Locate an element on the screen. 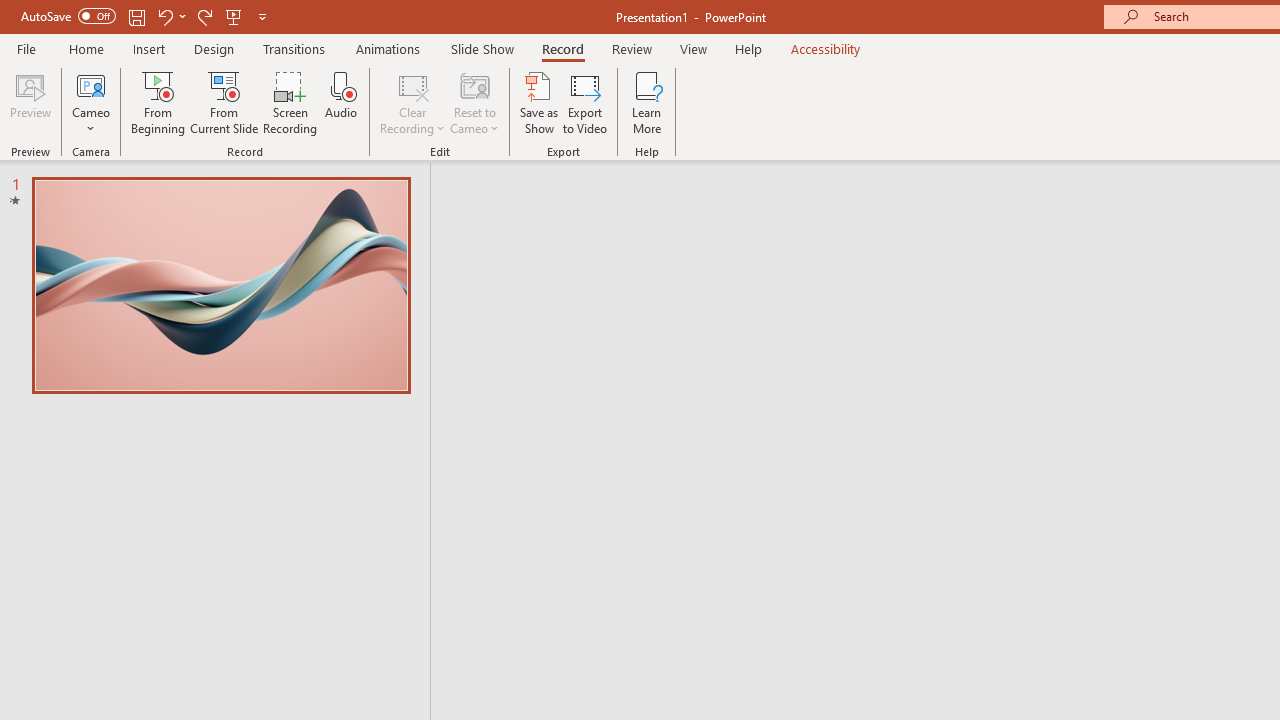 This screenshot has height=720, width=1280. 'From Beginning...' is located at coordinates (157, 103).